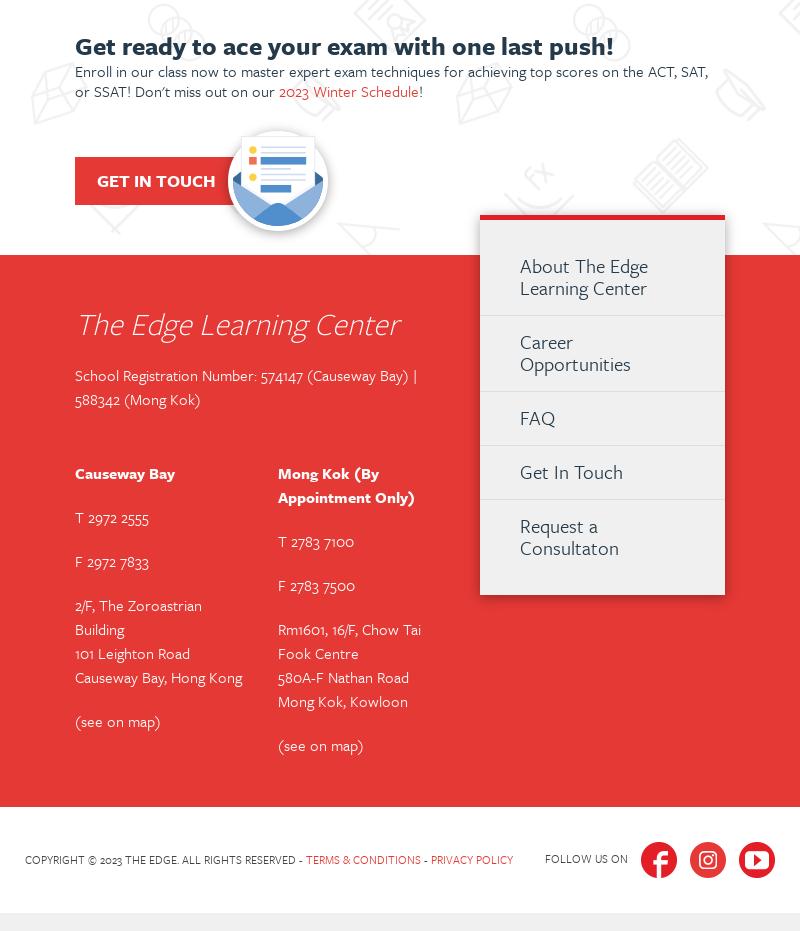  What do you see at coordinates (279, 90) in the screenshot?
I see `'2023 Winter Schedule'` at bounding box center [279, 90].